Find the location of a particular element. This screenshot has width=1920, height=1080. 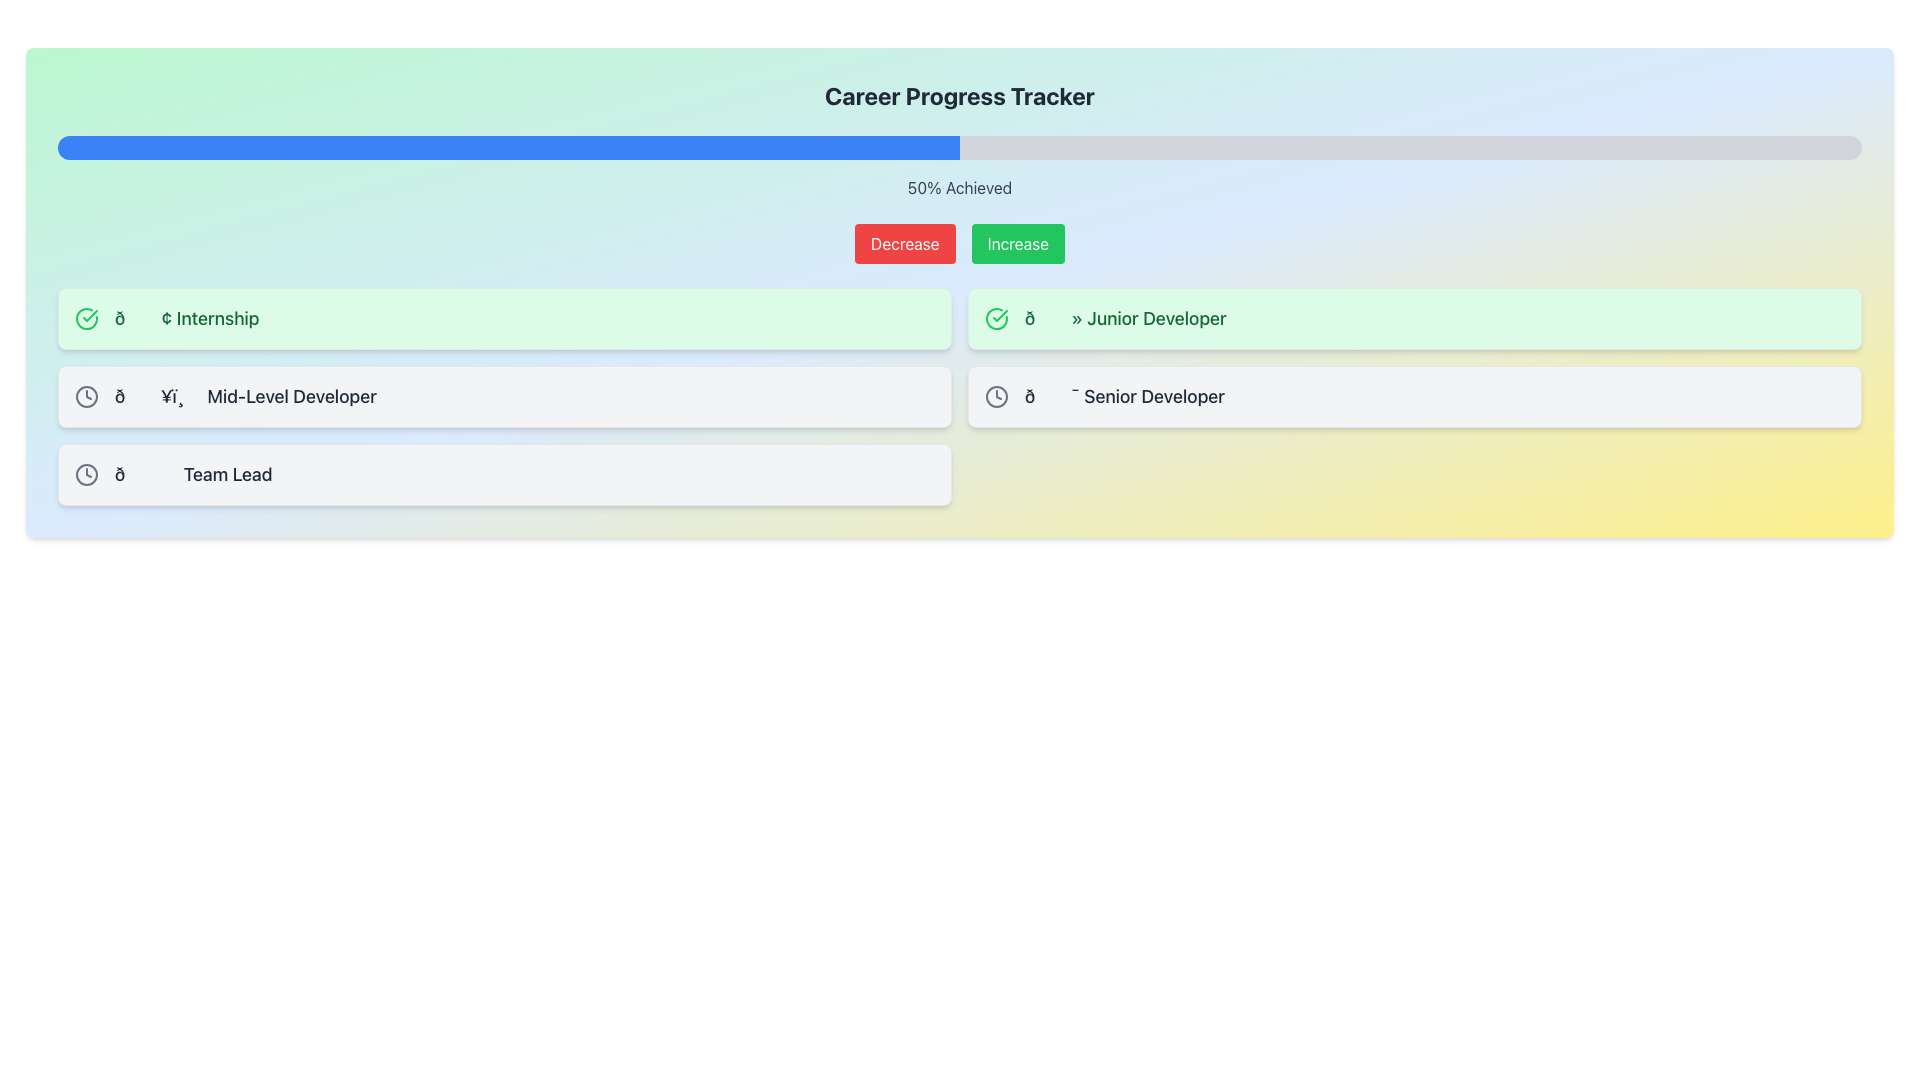

the check mark icon, which is styled with a green stroke and located at the center of a green circular icon within the row labeled 'Internship' is located at coordinates (1000, 315).